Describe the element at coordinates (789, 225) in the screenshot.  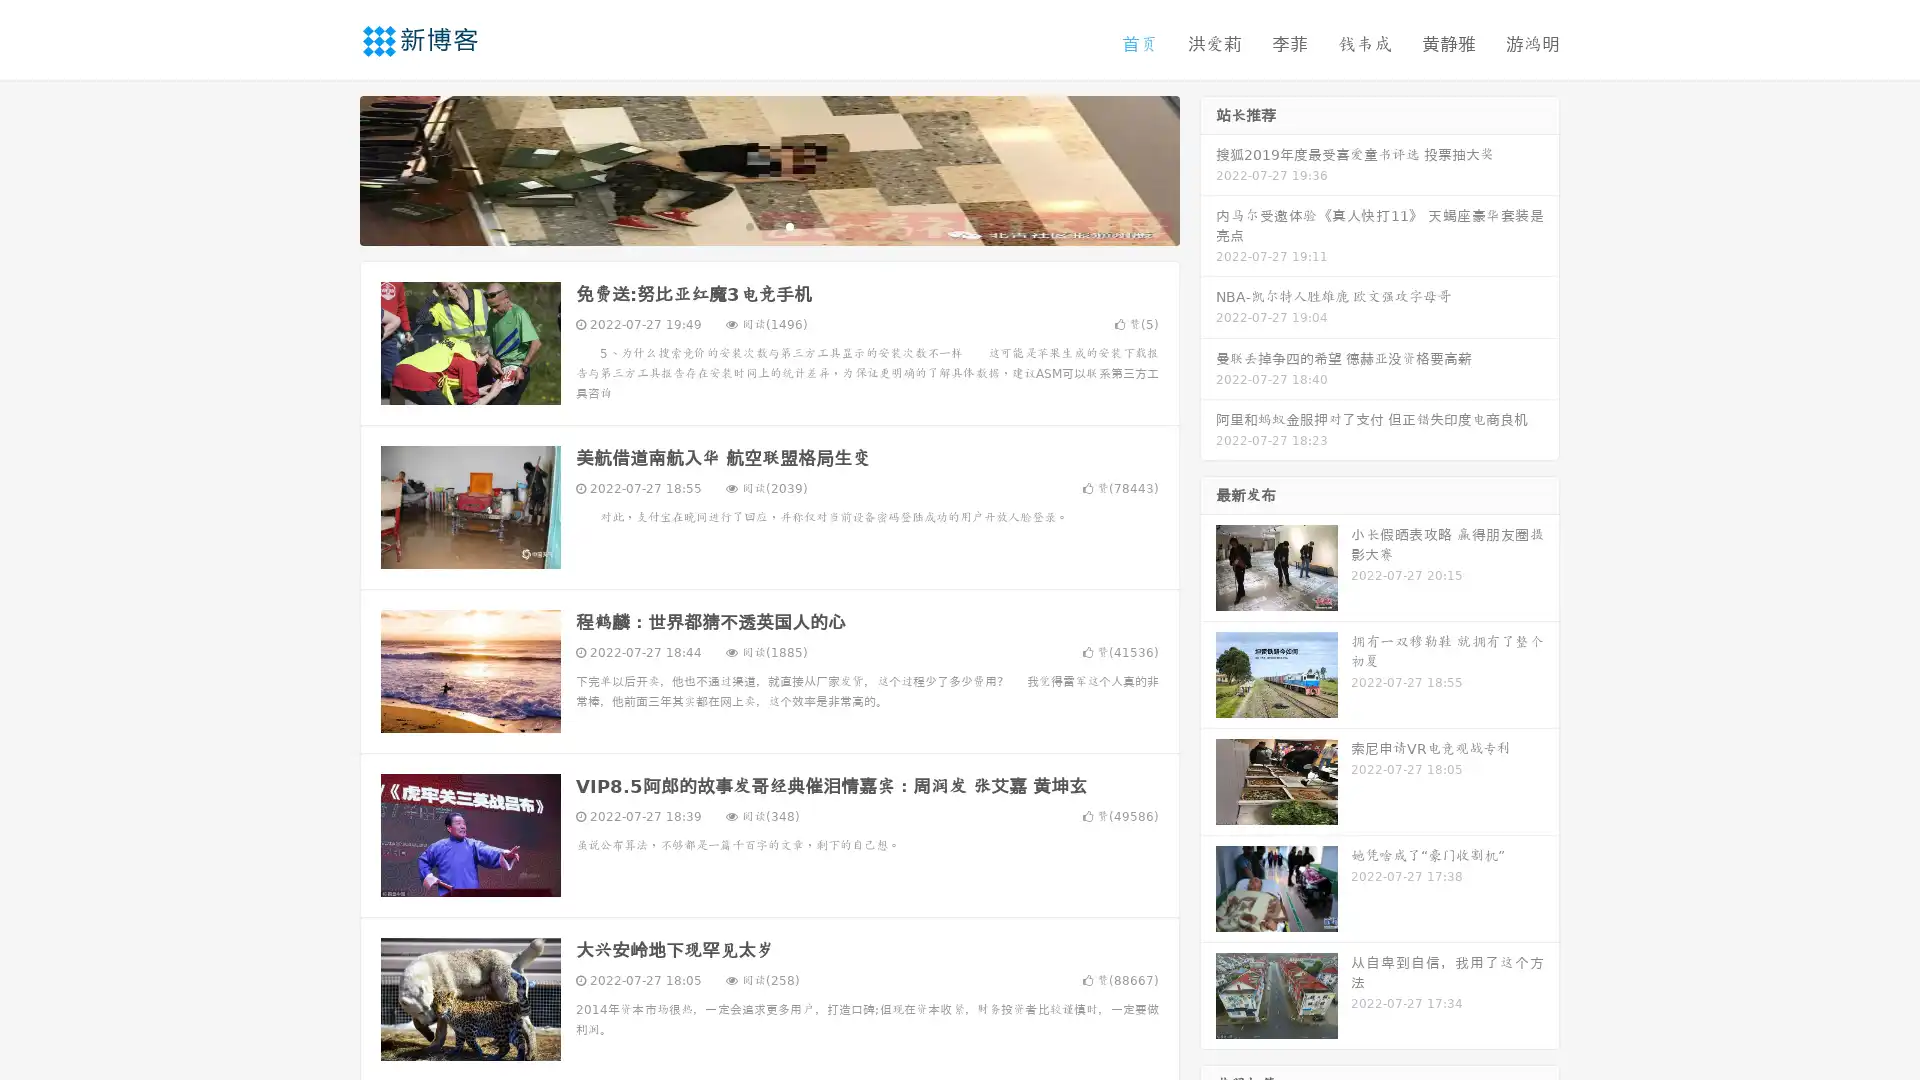
I see `Go to slide 3` at that location.